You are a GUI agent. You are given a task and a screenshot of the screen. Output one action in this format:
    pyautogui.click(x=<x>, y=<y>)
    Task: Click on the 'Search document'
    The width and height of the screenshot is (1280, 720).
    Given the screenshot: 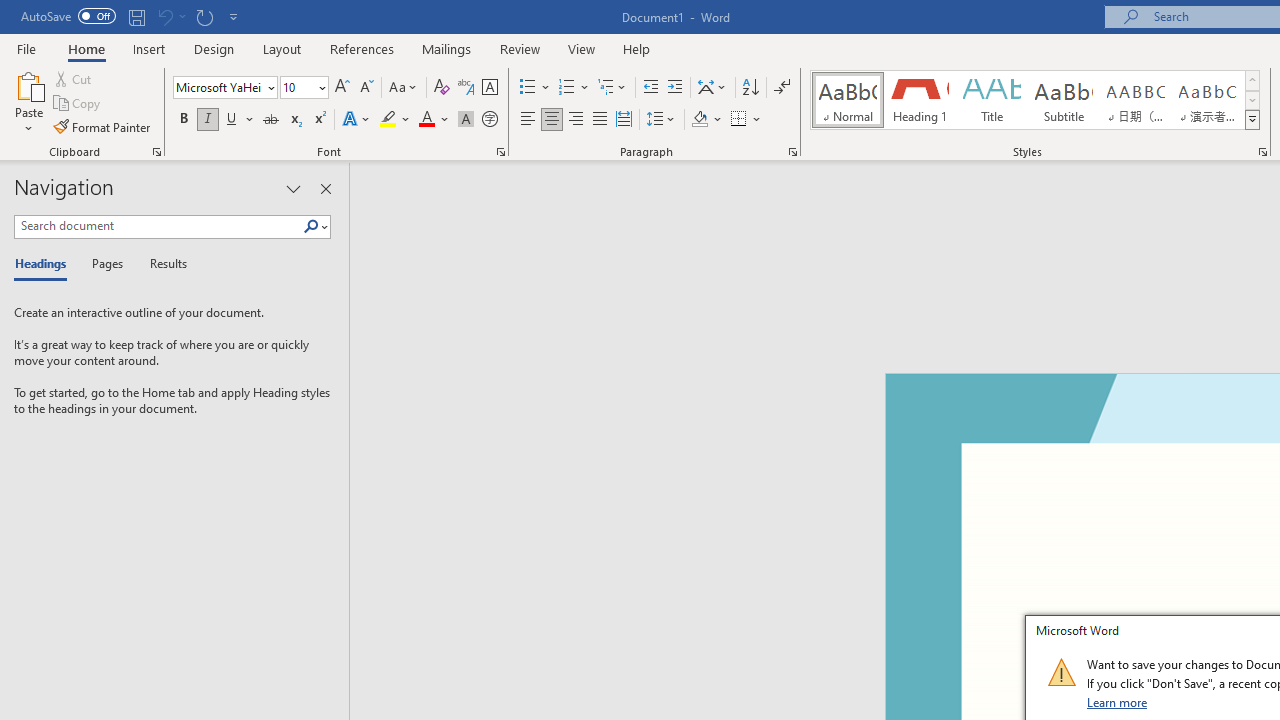 What is the action you would take?
    pyautogui.click(x=157, y=225)
    